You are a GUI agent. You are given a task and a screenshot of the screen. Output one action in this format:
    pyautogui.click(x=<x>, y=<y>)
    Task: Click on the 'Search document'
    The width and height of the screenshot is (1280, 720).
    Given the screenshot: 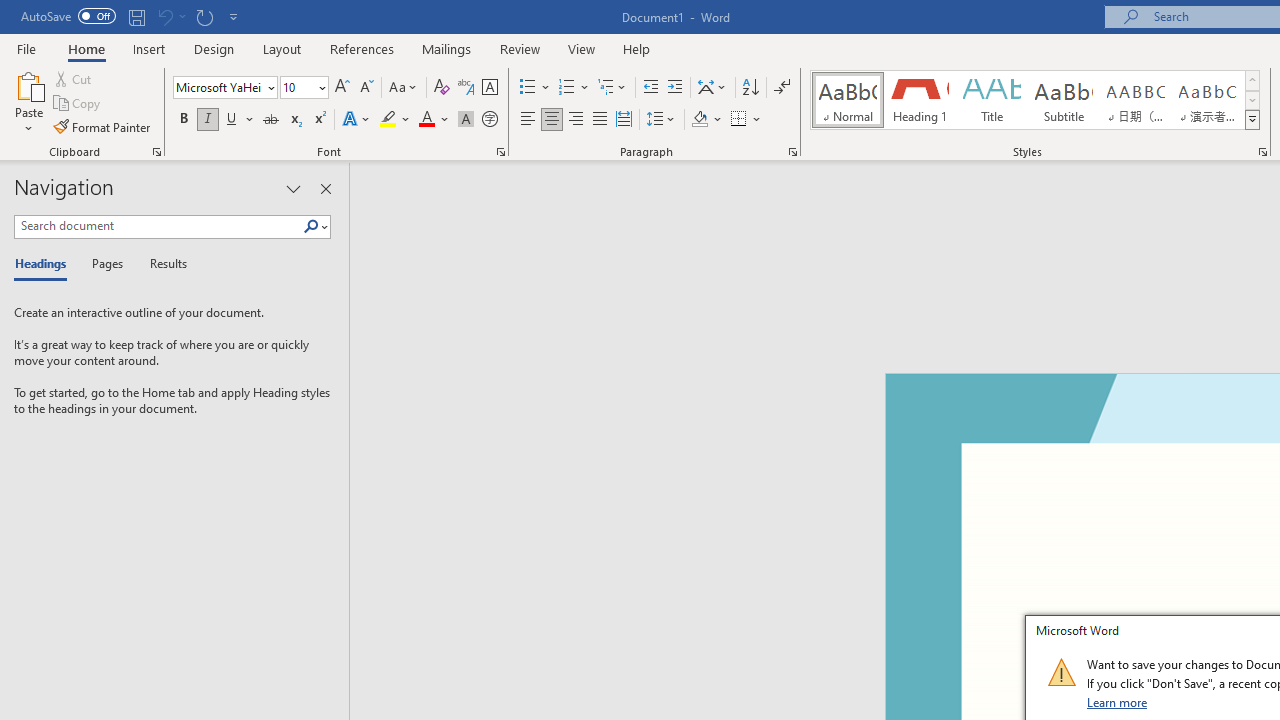 What is the action you would take?
    pyautogui.click(x=157, y=225)
    